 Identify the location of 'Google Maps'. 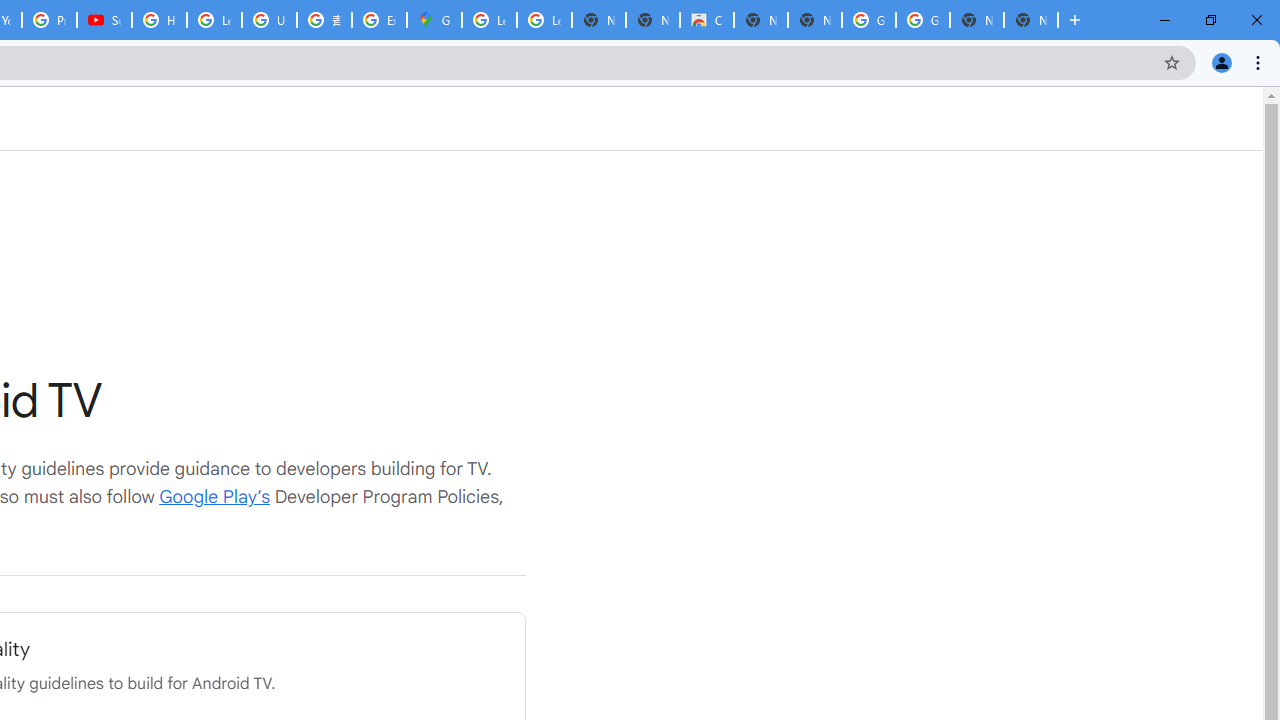
(433, 20).